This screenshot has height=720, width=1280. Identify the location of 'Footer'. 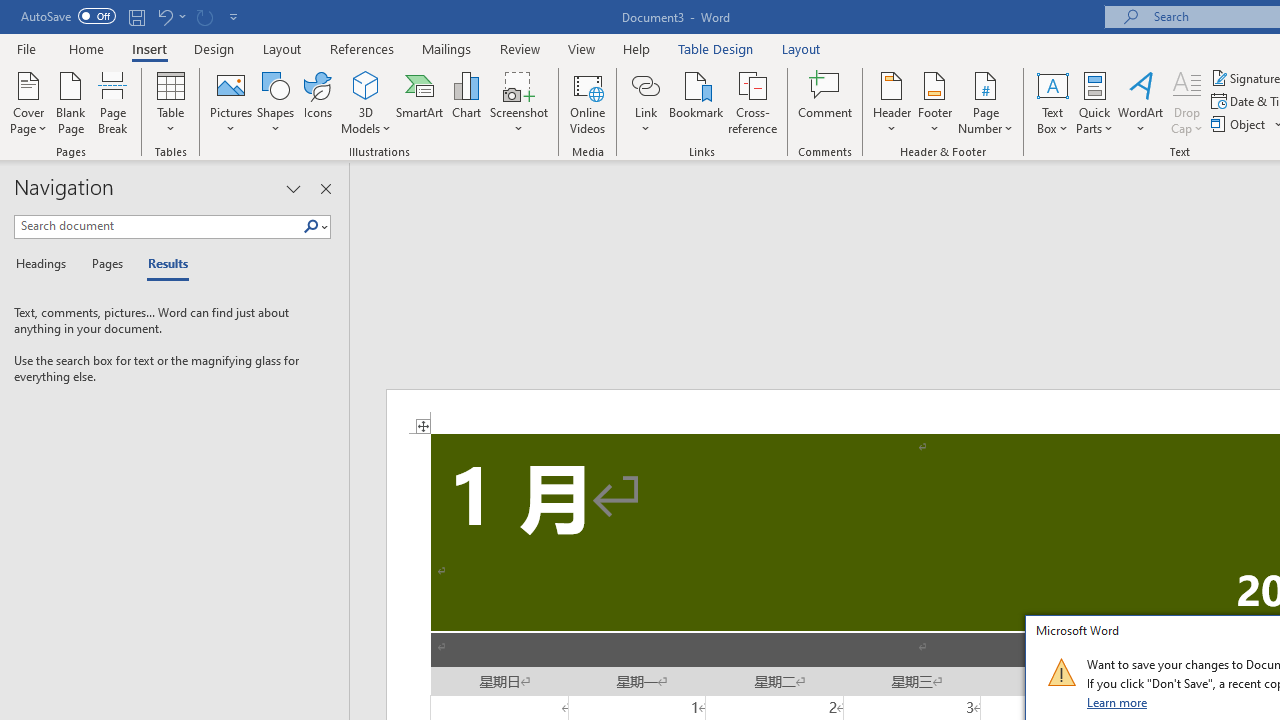
(934, 103).